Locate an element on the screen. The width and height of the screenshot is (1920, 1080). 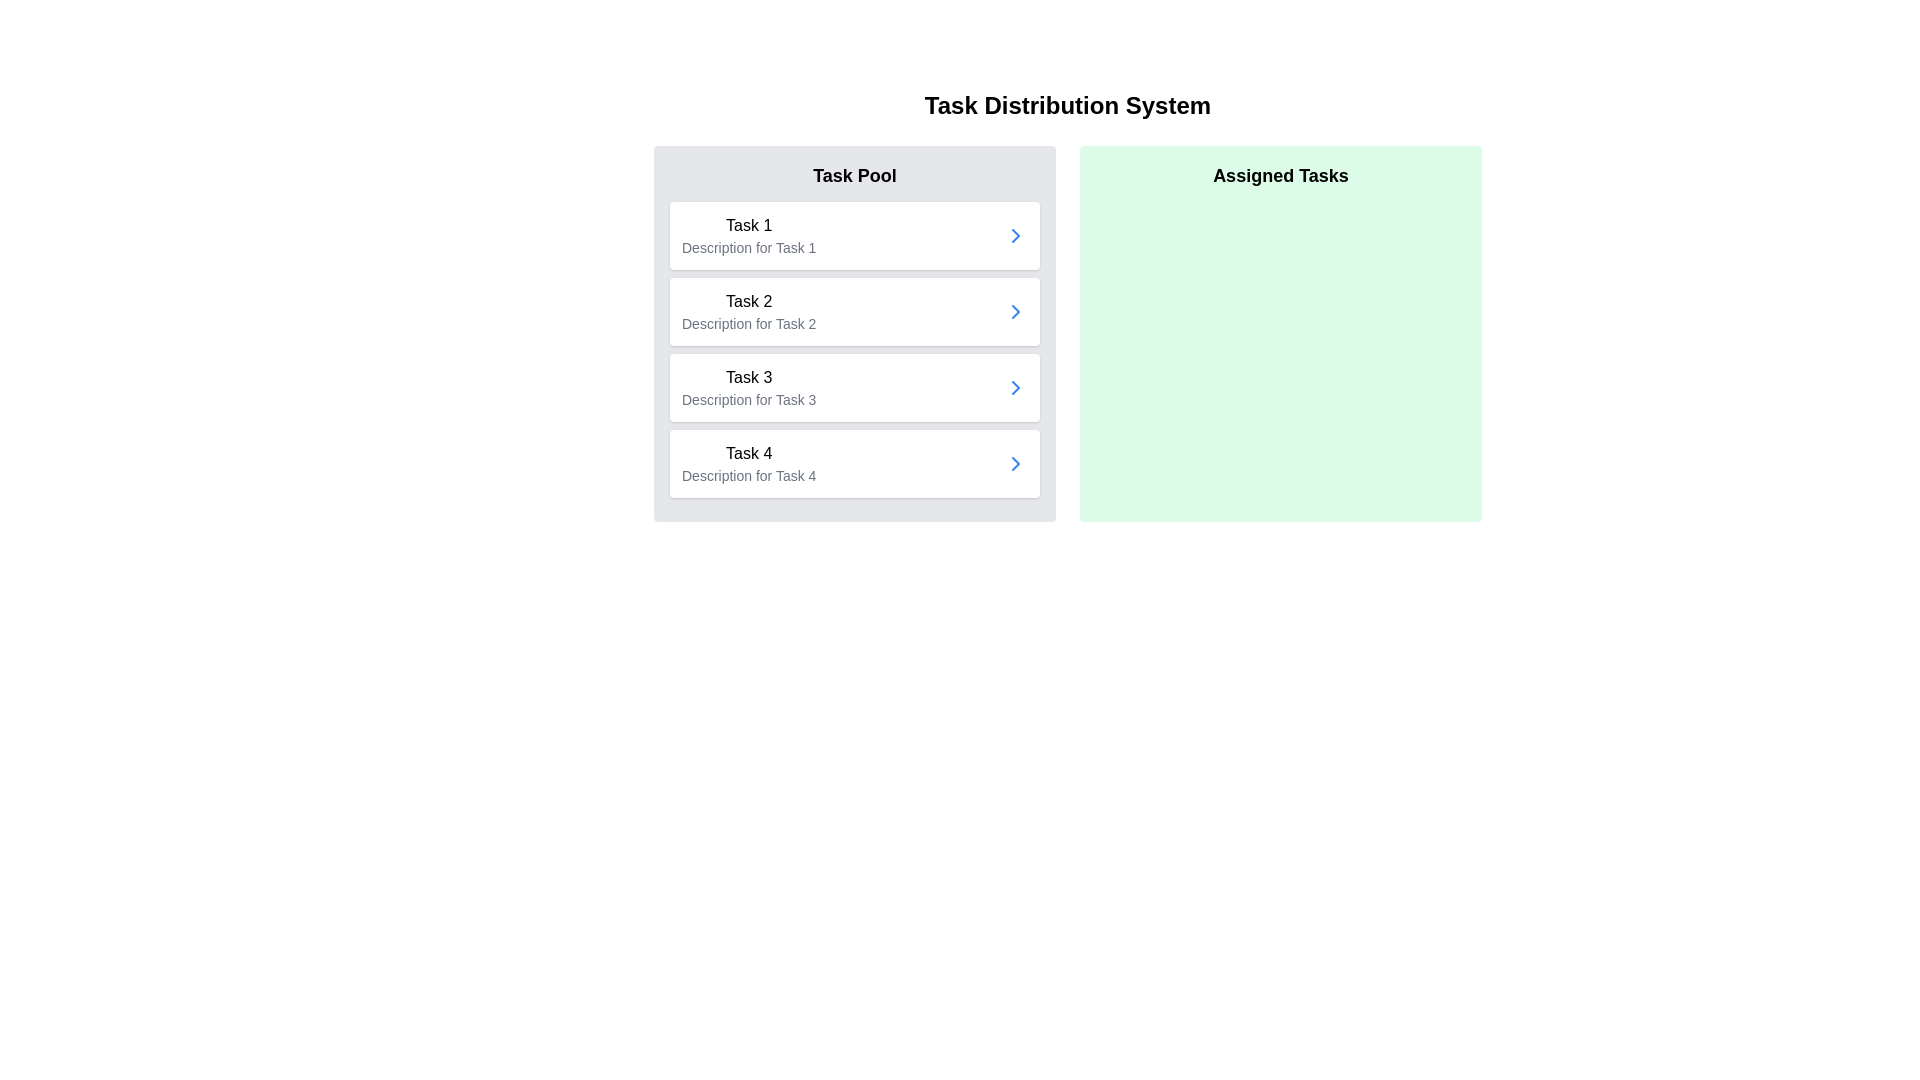
the chevron arrow icon pointing to the right, located at the far-right side of the 'Task 2' list item in the 'Task Pool' section, adjacent to 'Task 2 Description' is located at coordinates (1016, 312).